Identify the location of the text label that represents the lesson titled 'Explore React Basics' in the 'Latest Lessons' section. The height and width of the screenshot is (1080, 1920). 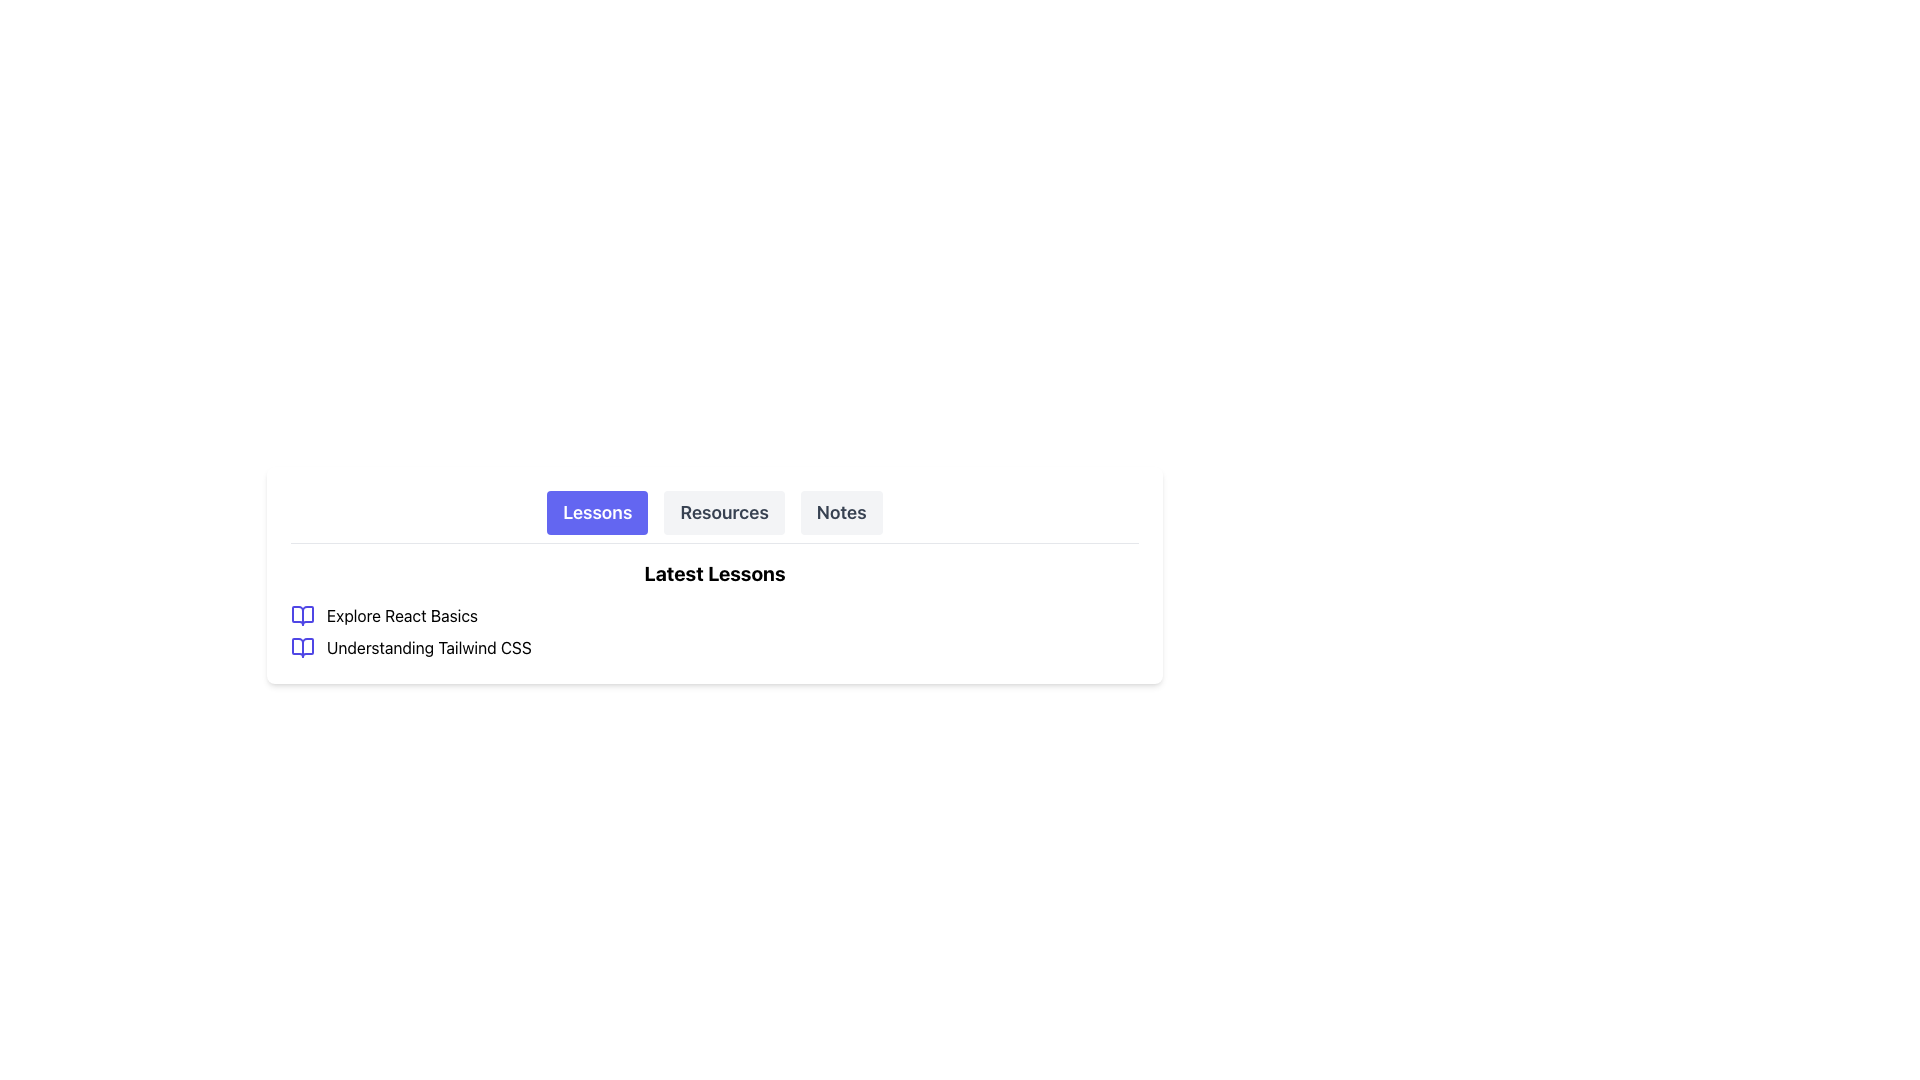
(401, 615).